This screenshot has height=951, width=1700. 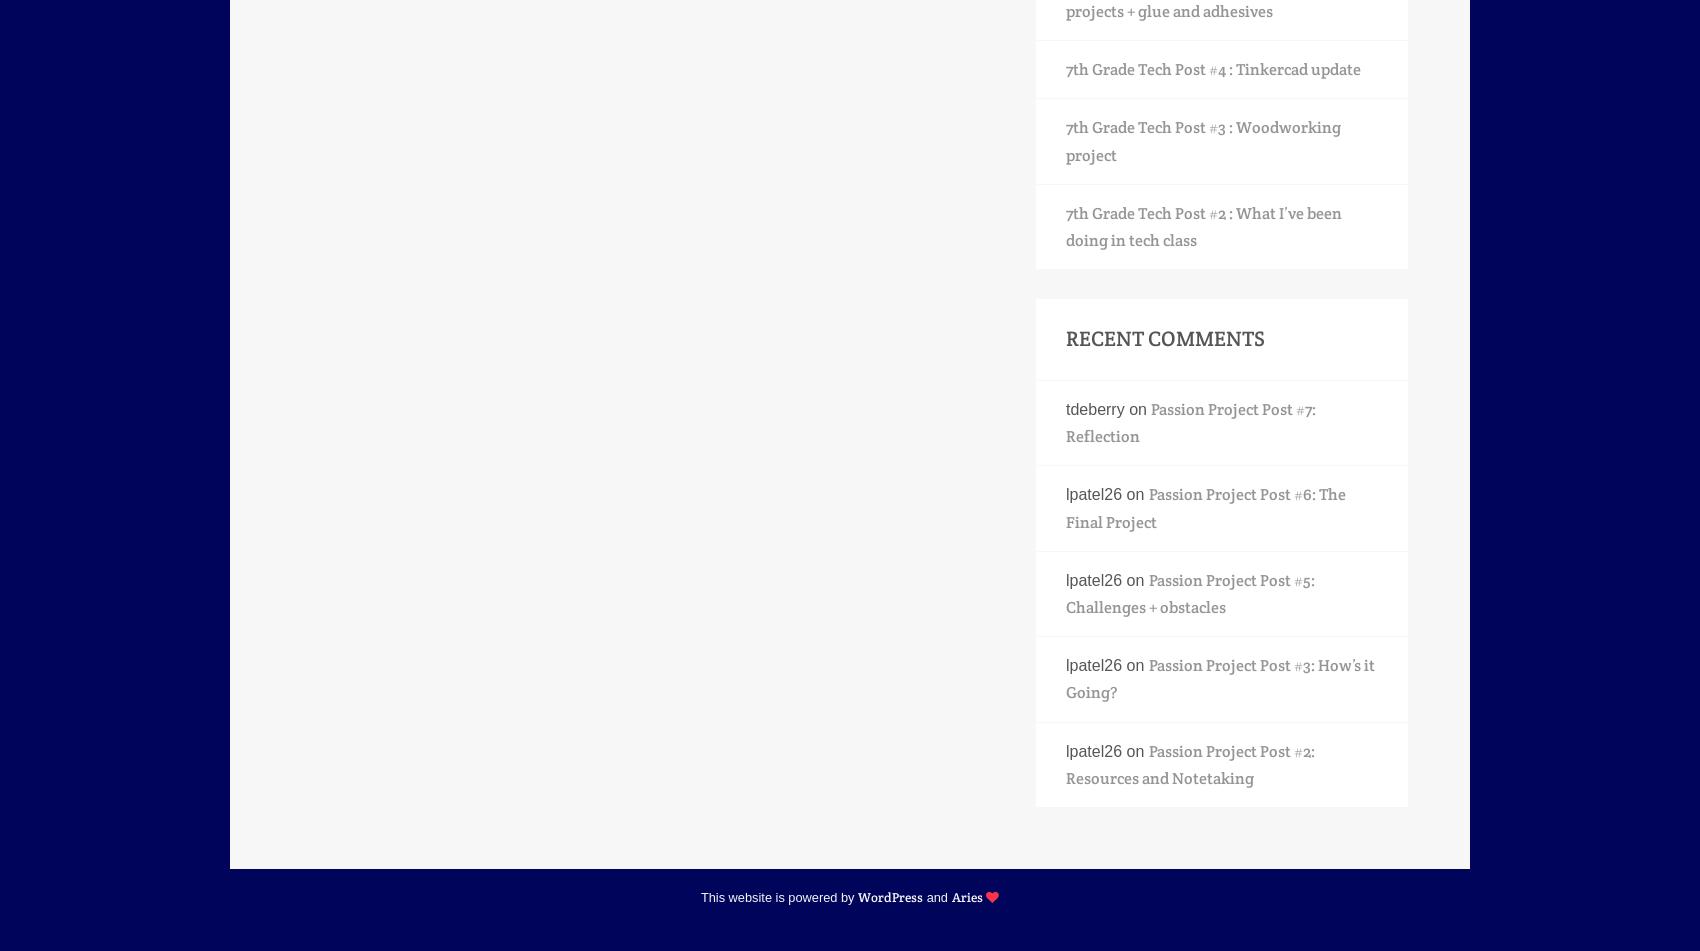 I want to click on 'Passion Project Post #6: The Final Project', so click(x=1066, y=507).